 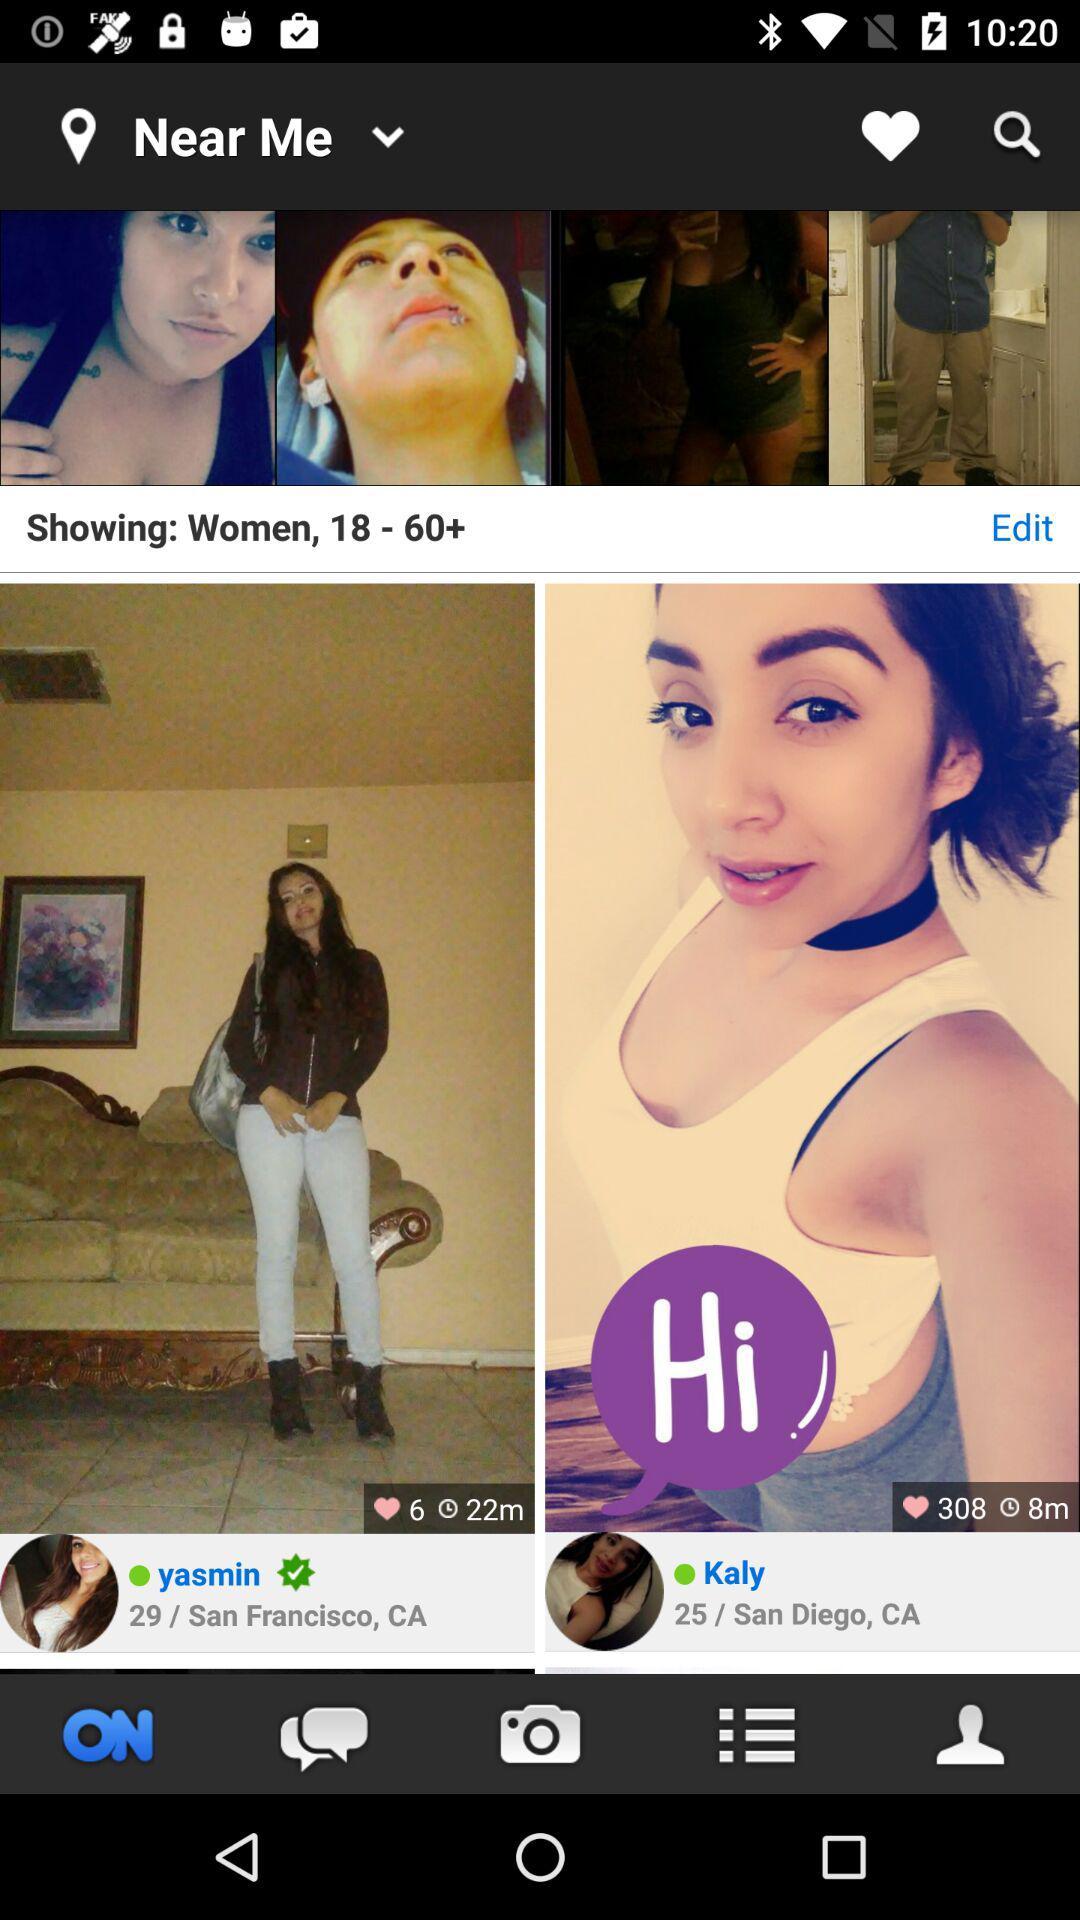 I want to click on the kaly item, so click(x=734, y=1570).